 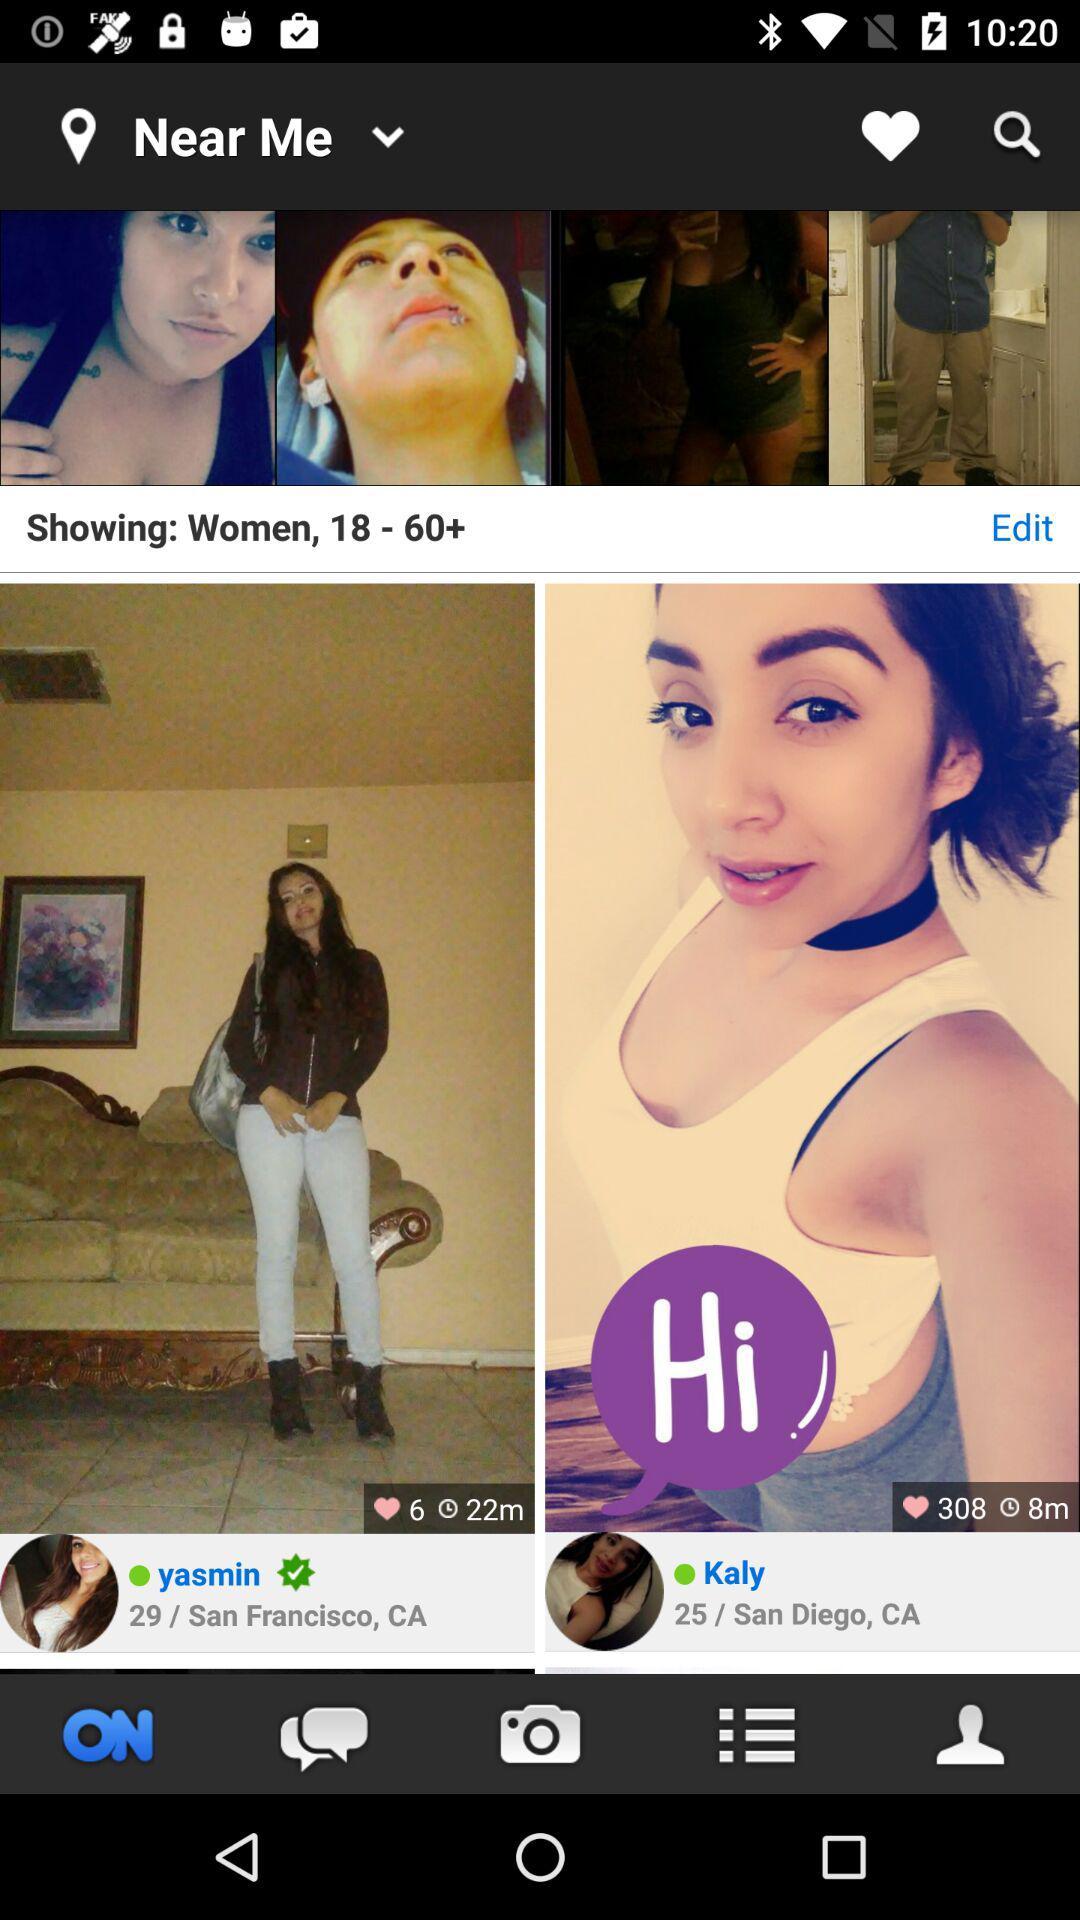 I want to click on the kaly item, so click(x=734, y=1570).